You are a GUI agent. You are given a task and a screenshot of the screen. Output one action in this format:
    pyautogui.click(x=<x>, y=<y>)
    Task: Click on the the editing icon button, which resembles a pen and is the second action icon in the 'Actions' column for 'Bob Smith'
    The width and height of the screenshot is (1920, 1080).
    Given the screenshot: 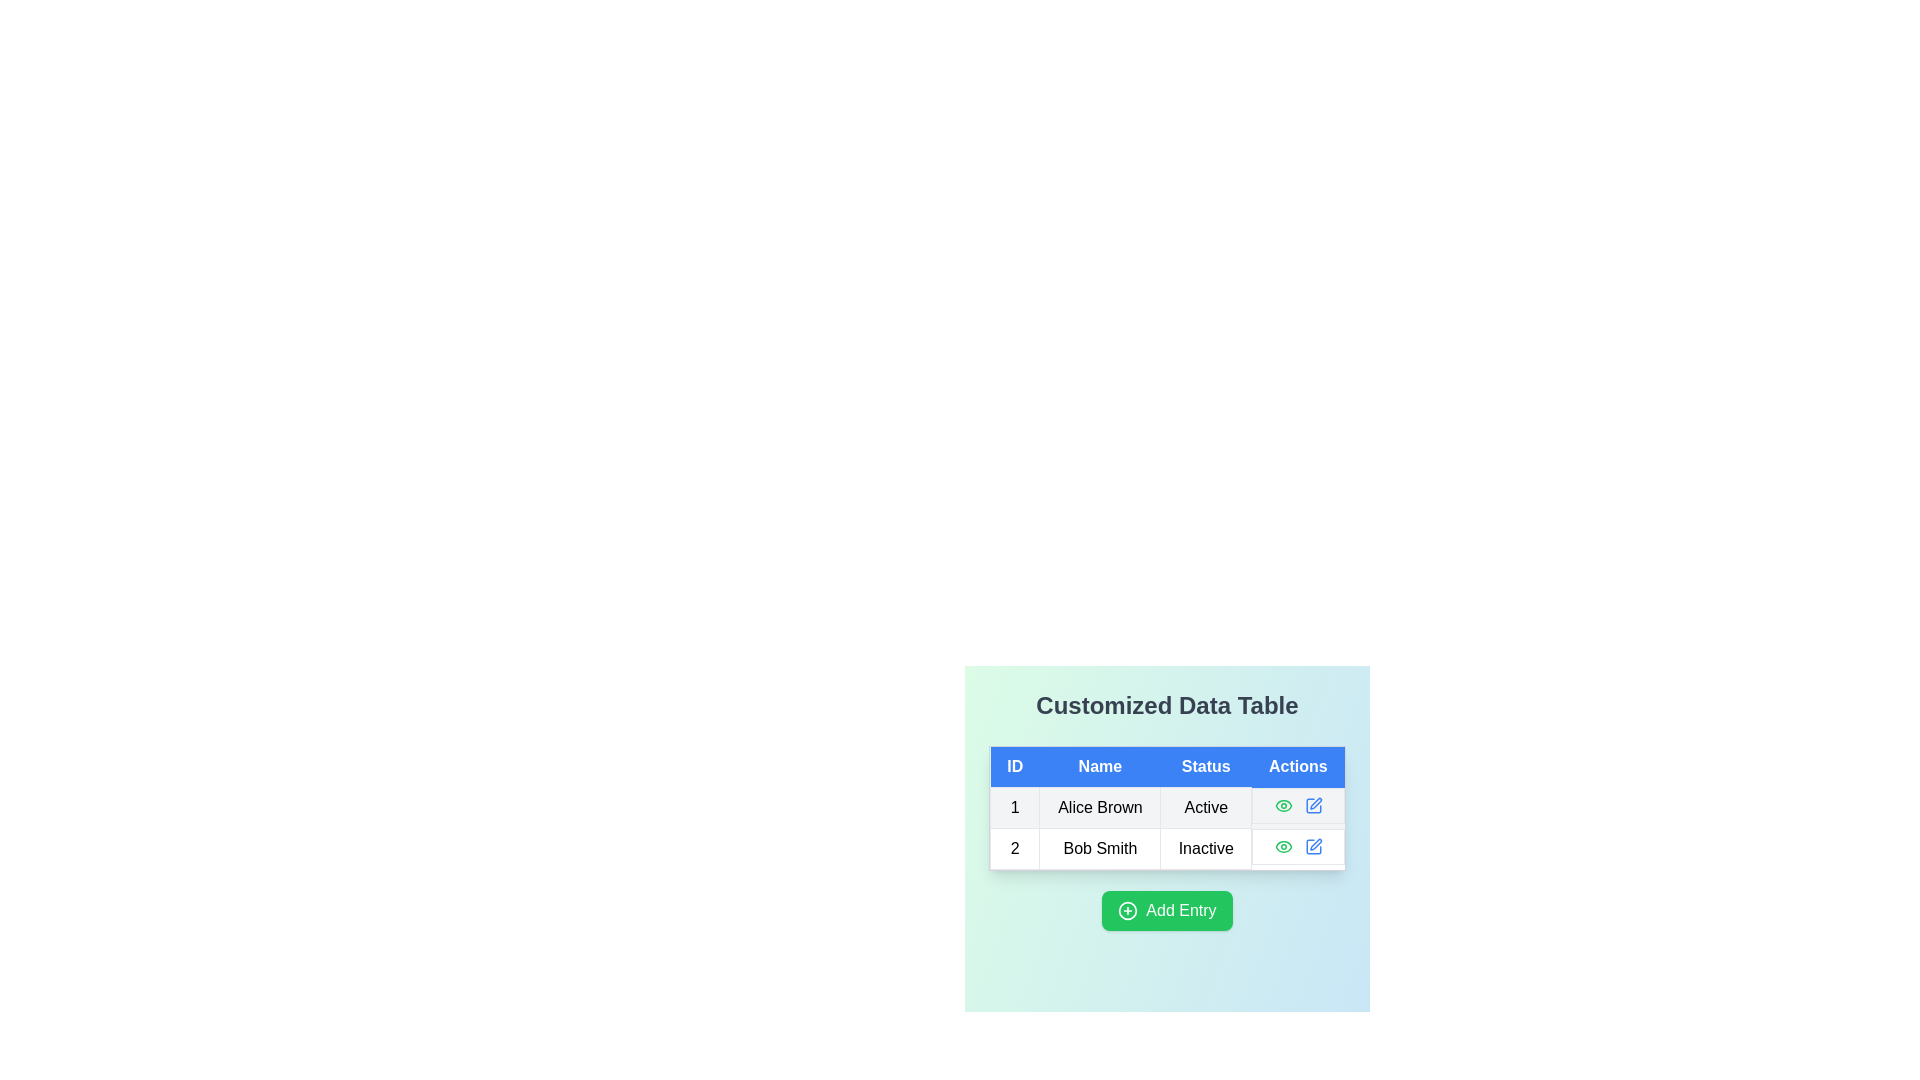 What is the action you would take?
    pyautogui.click(x=1315, y=802)
    